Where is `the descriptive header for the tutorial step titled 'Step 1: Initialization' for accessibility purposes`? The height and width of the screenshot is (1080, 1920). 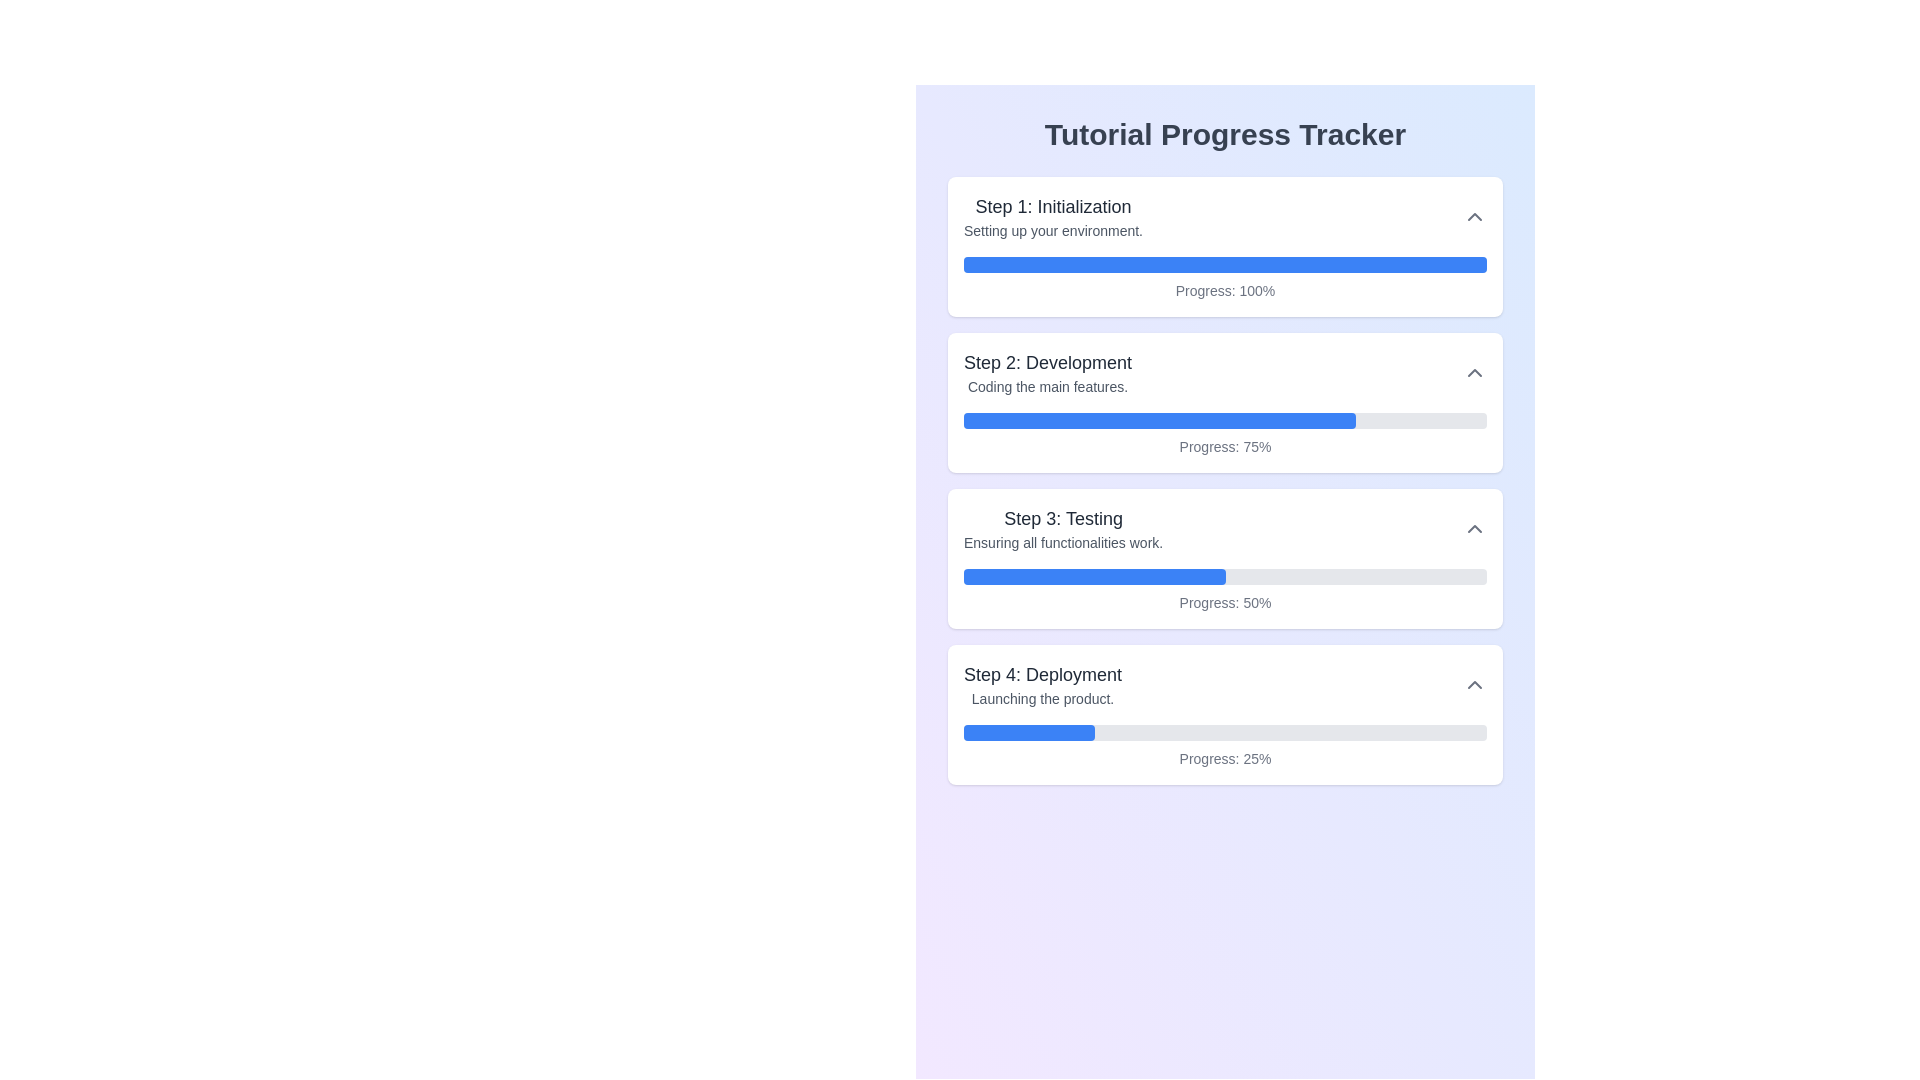
the descriptive header for the tutorial step titled 'Step 1: Initialization' for accessibility purposes is located at coordinates (1052, 216).